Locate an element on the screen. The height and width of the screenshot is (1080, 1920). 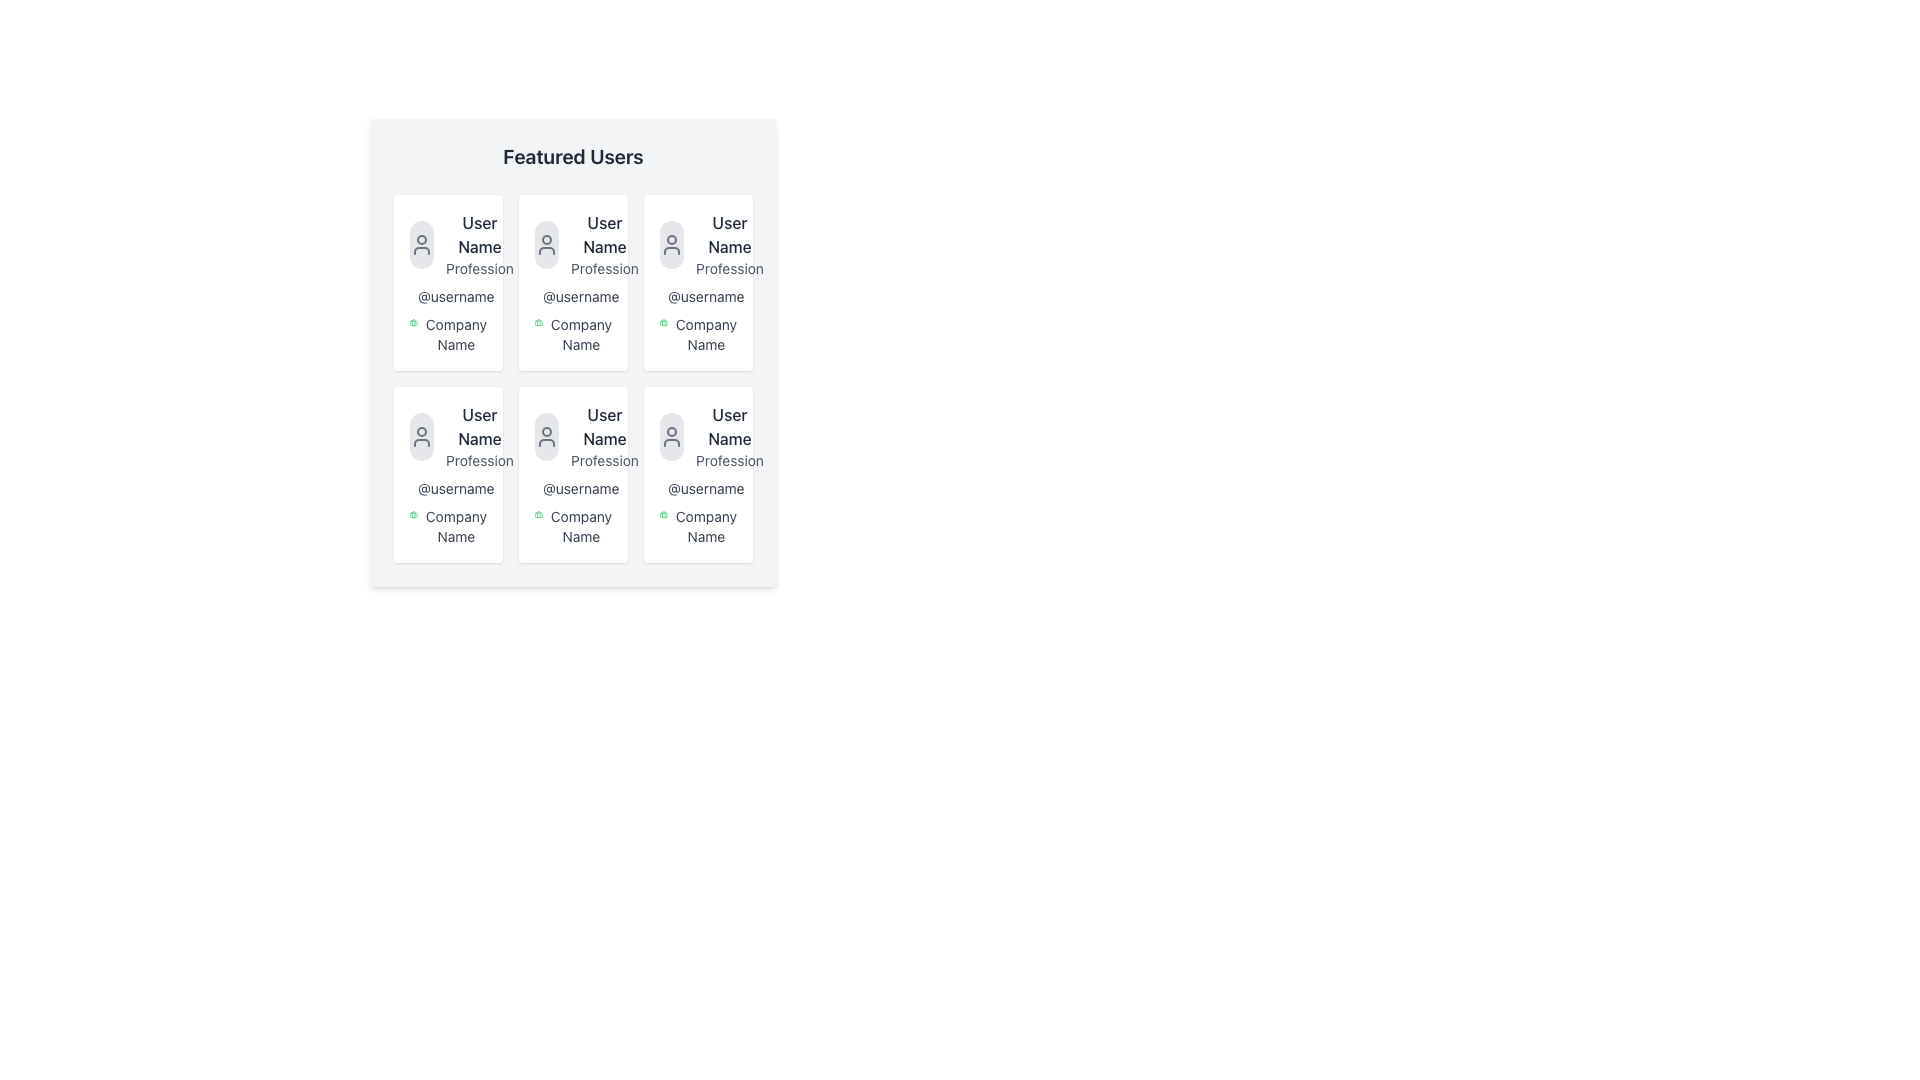
the user icon styled in a minimalist manner, which is contained within a circular button with a light gray background, located in the third card of the top row in the grid of user cards under the heading 'Featured Users' is located at coordinates (672, 244).